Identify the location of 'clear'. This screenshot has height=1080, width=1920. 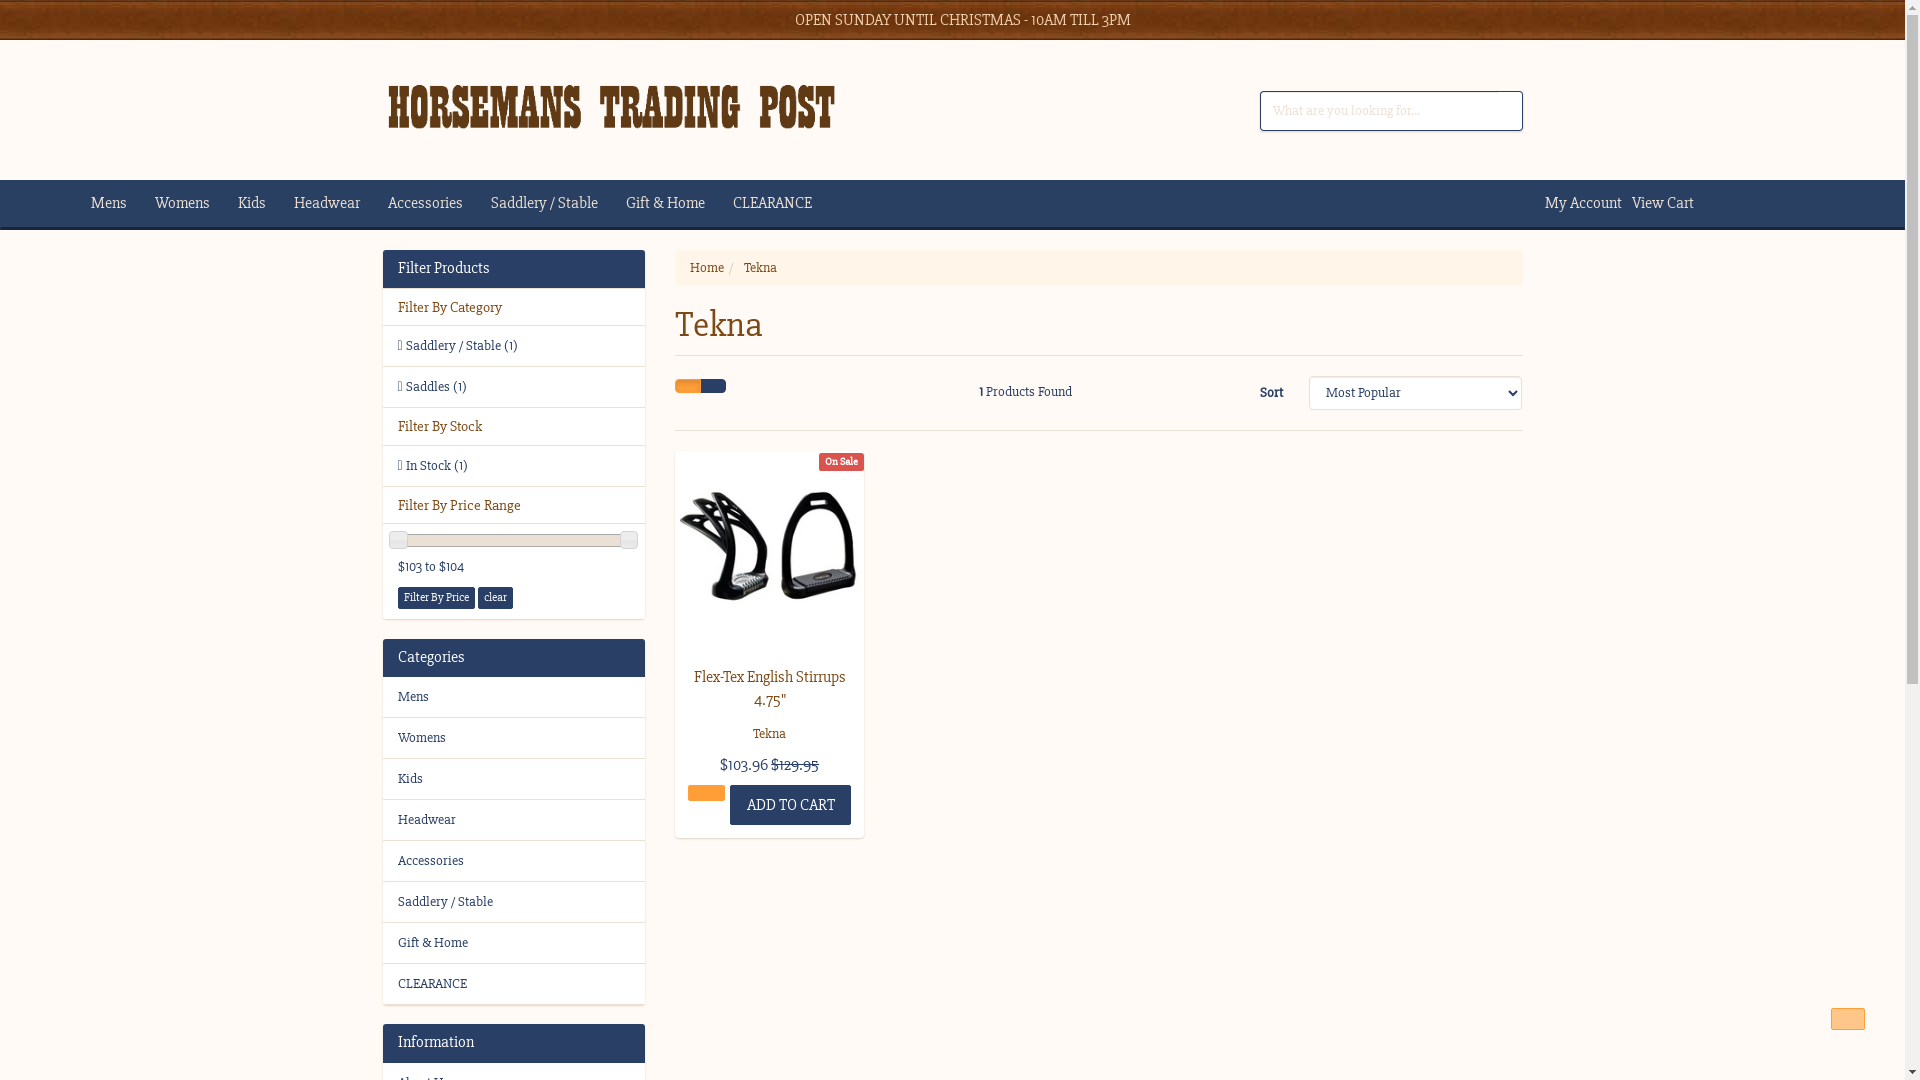
(495, 596).